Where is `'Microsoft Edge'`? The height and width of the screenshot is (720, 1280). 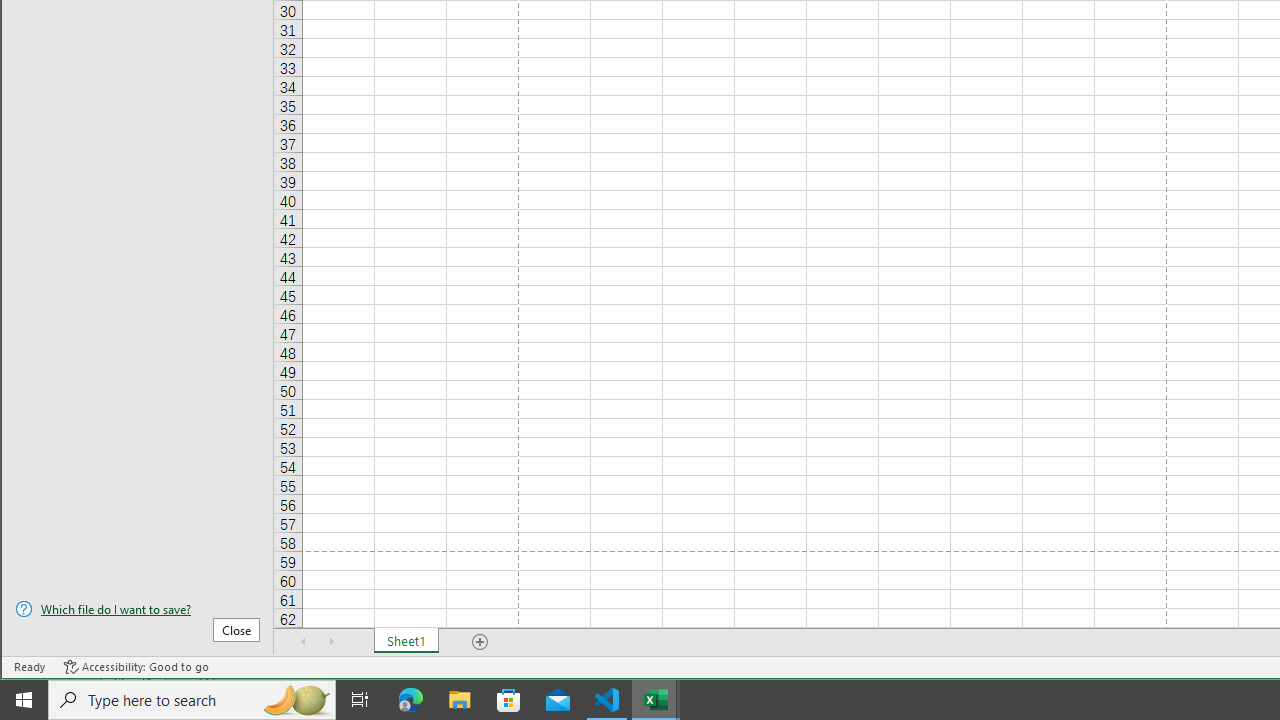 'Microsoft Edge' is located at coordinates (410, 698).